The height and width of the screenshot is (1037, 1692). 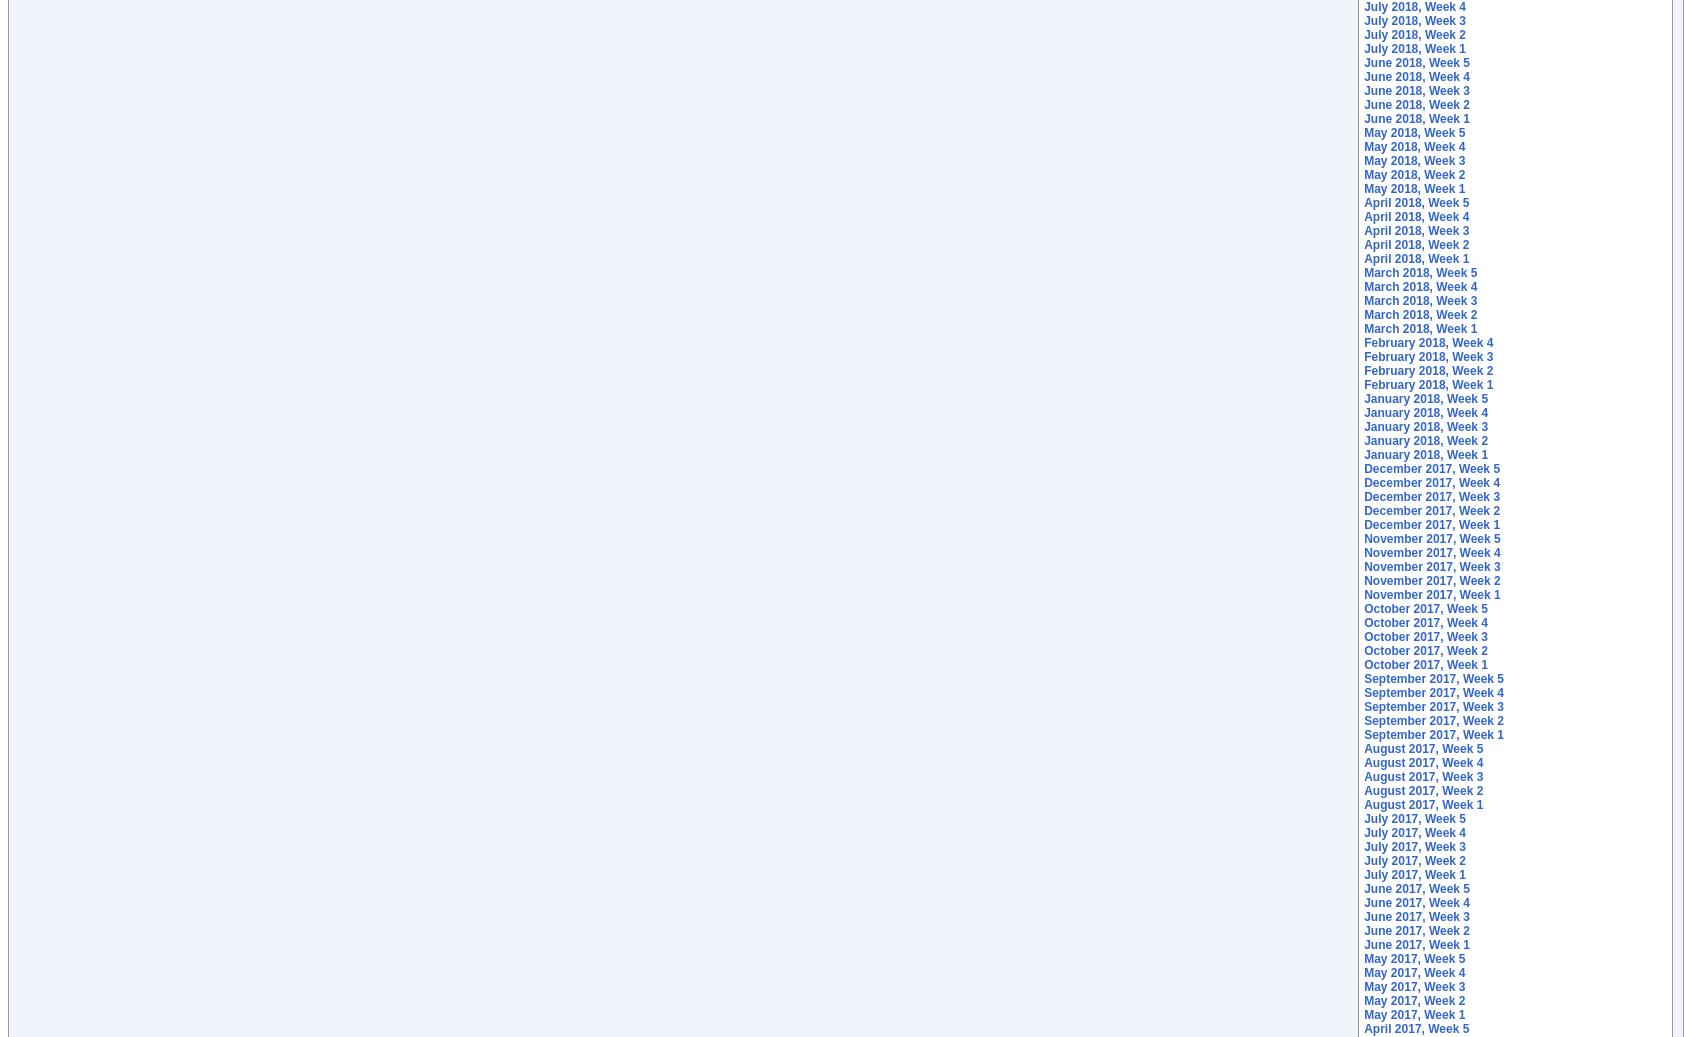 I want to click on 'November 2017, Week 1', so click(x=1430, y=595).